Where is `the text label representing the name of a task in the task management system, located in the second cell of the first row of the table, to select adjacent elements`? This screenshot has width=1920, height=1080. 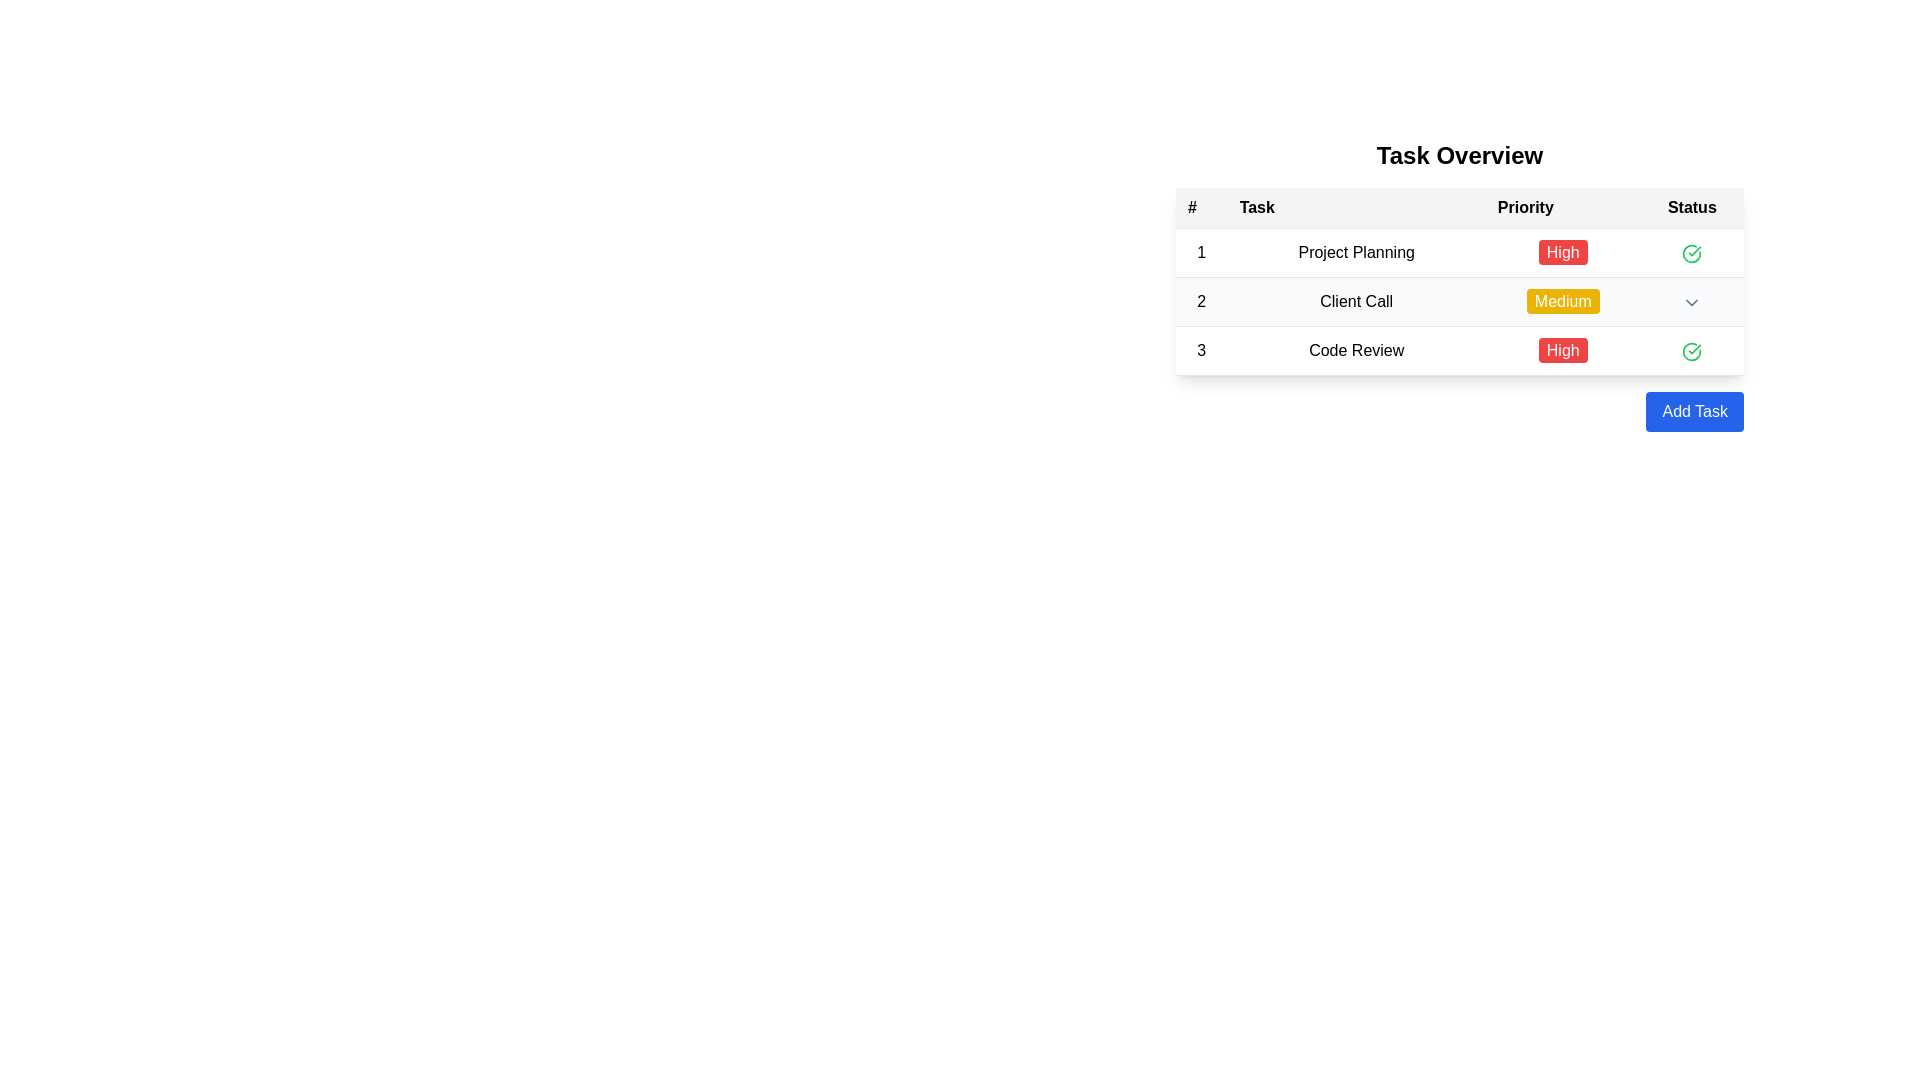 the text label representing the name of a task in the task management system, located in the second cell of the first row of the table, to select adjacent elements is located at coordinates (1356, 252).